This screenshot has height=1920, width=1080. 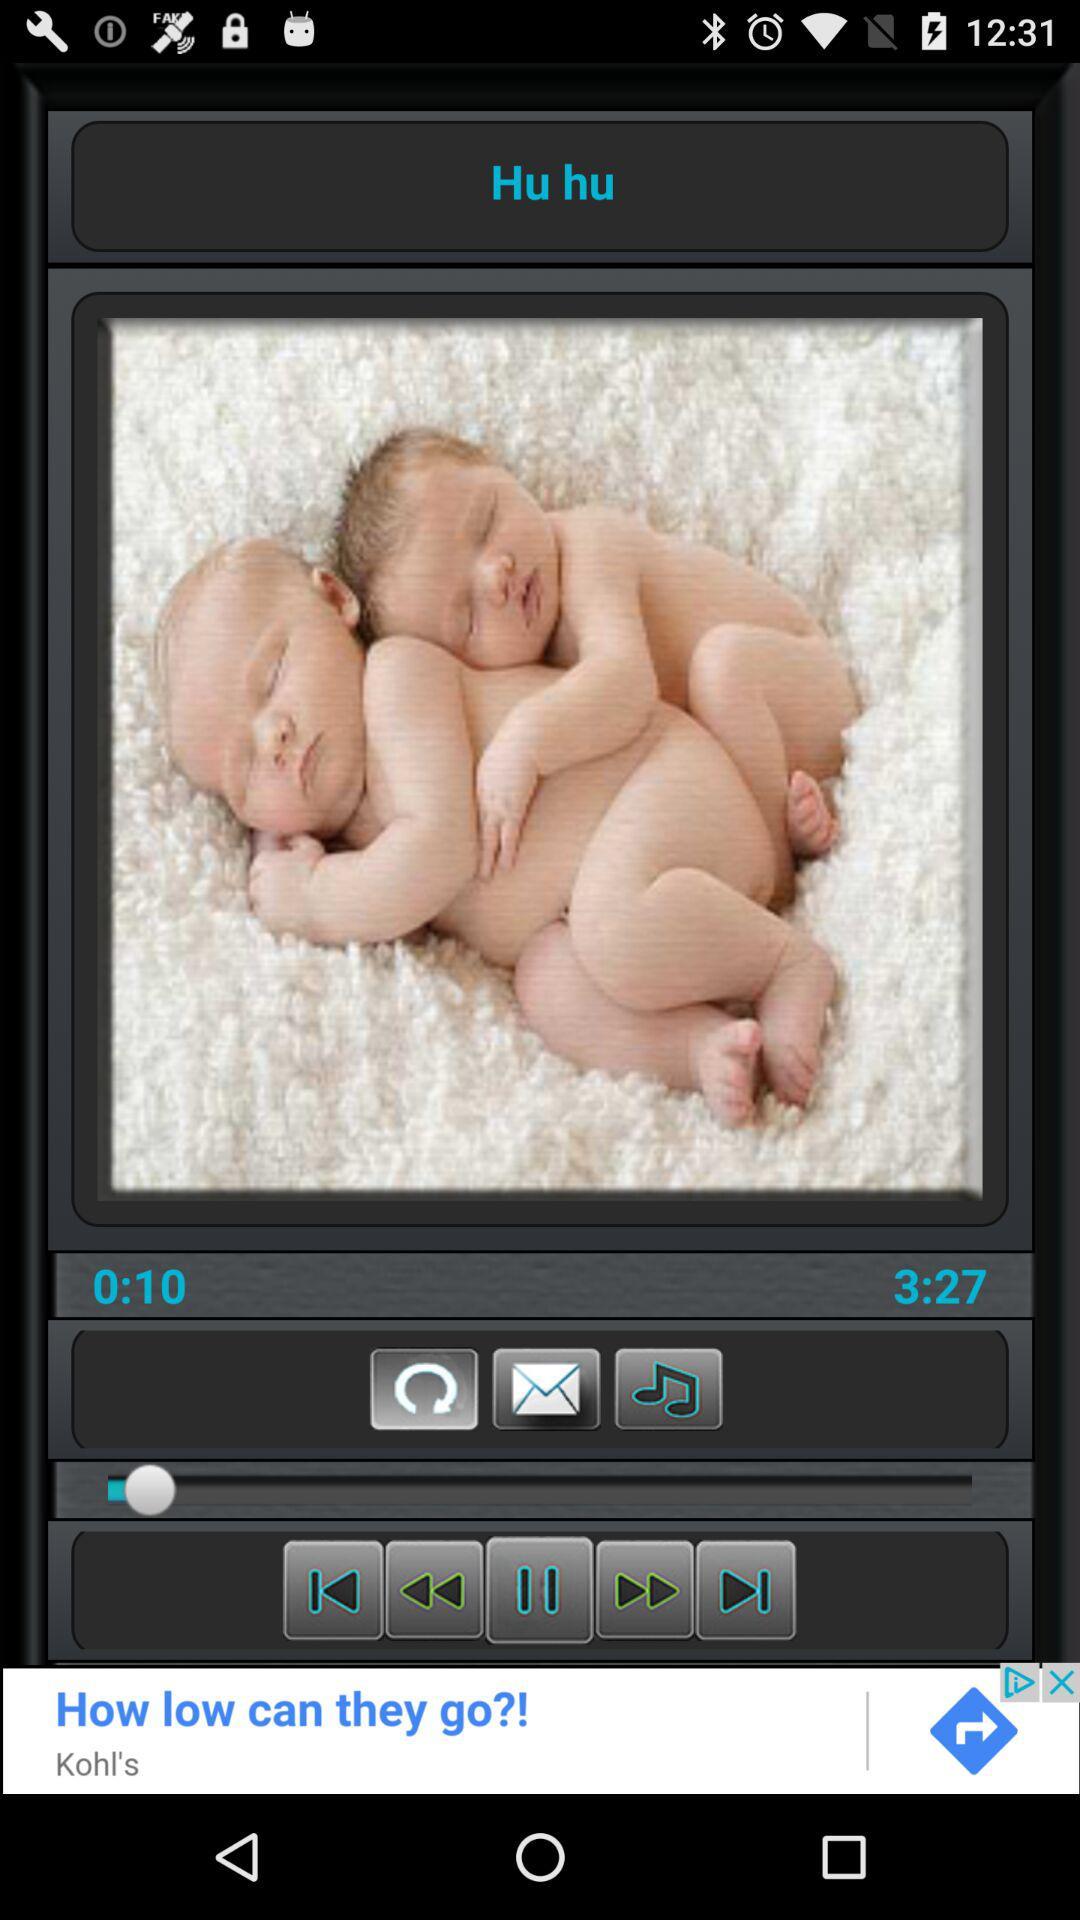 What do you see at coordinates (745, 1589) in the screenshot?
I see `go forward to next song` at bounding box center [745, 1589].